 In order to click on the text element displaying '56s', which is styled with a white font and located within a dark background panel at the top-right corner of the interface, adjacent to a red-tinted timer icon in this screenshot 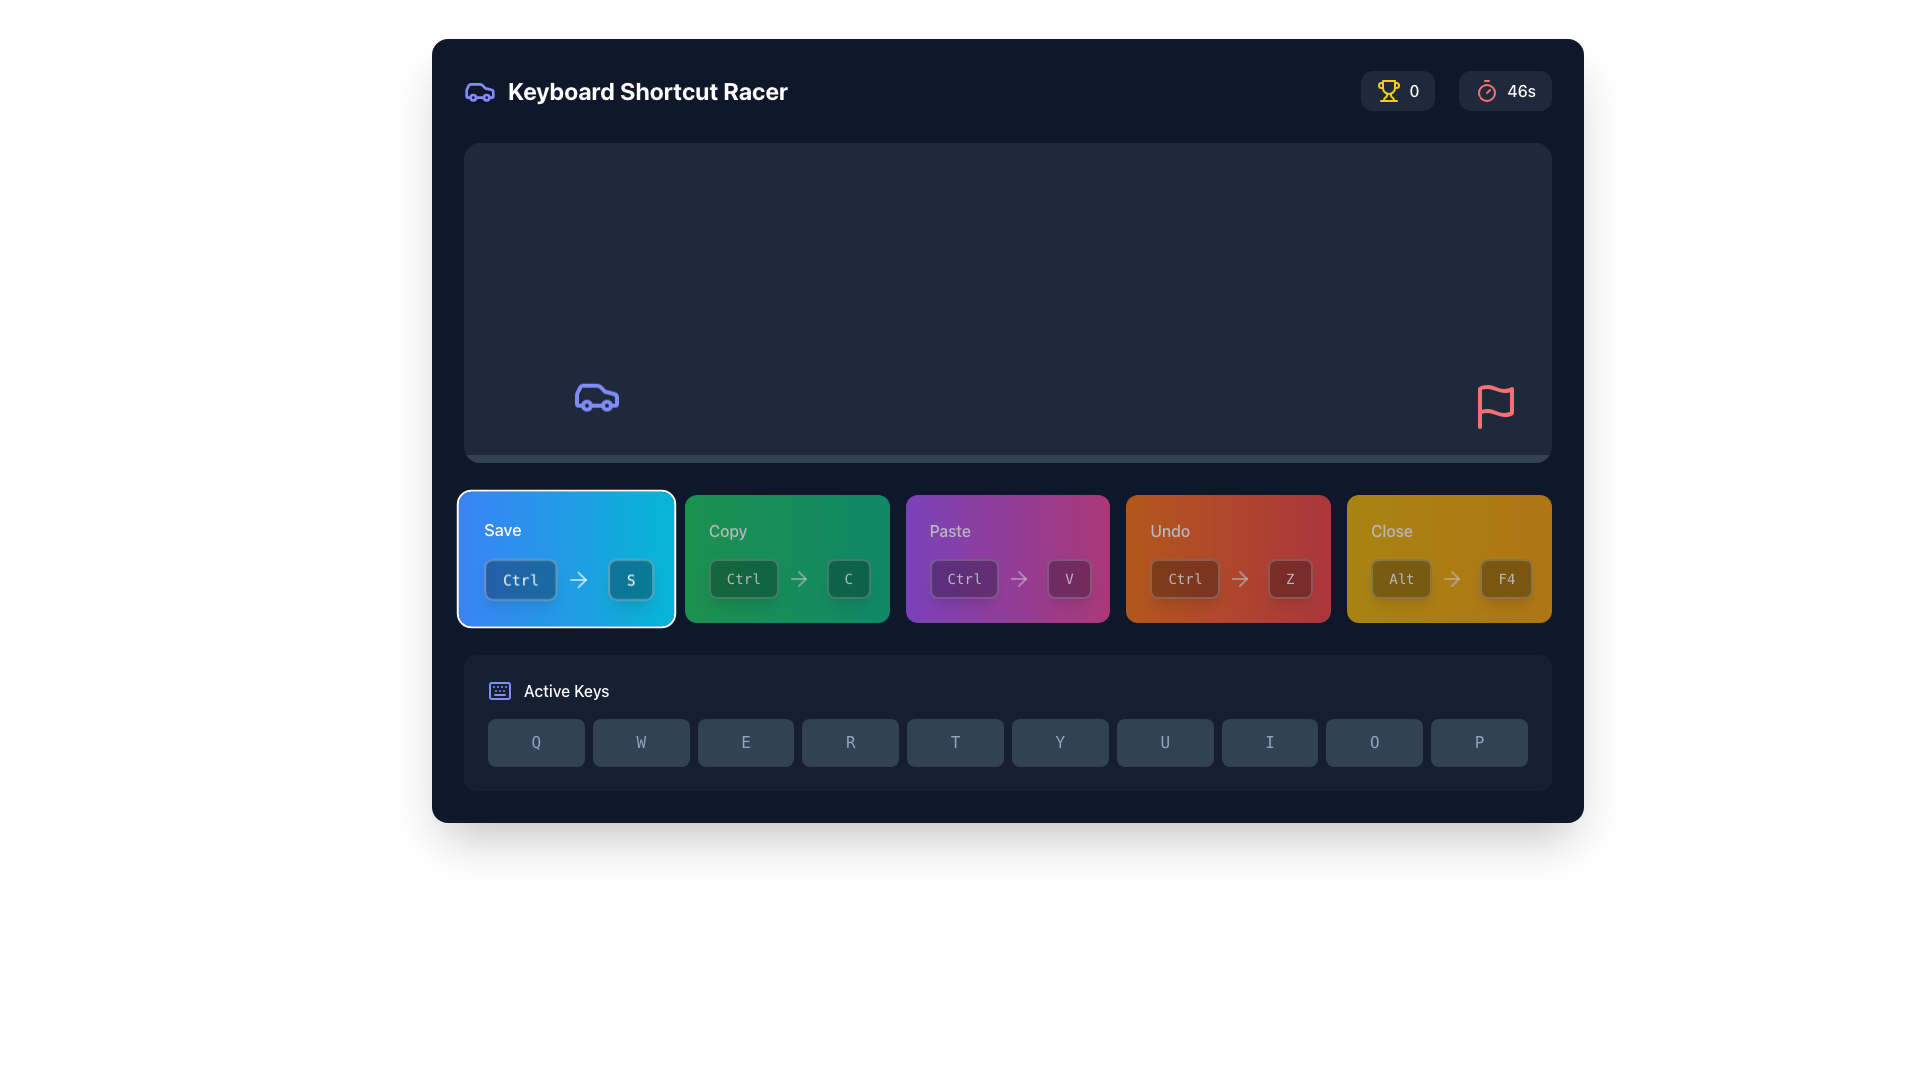, I will do `click(1520, 91)`.